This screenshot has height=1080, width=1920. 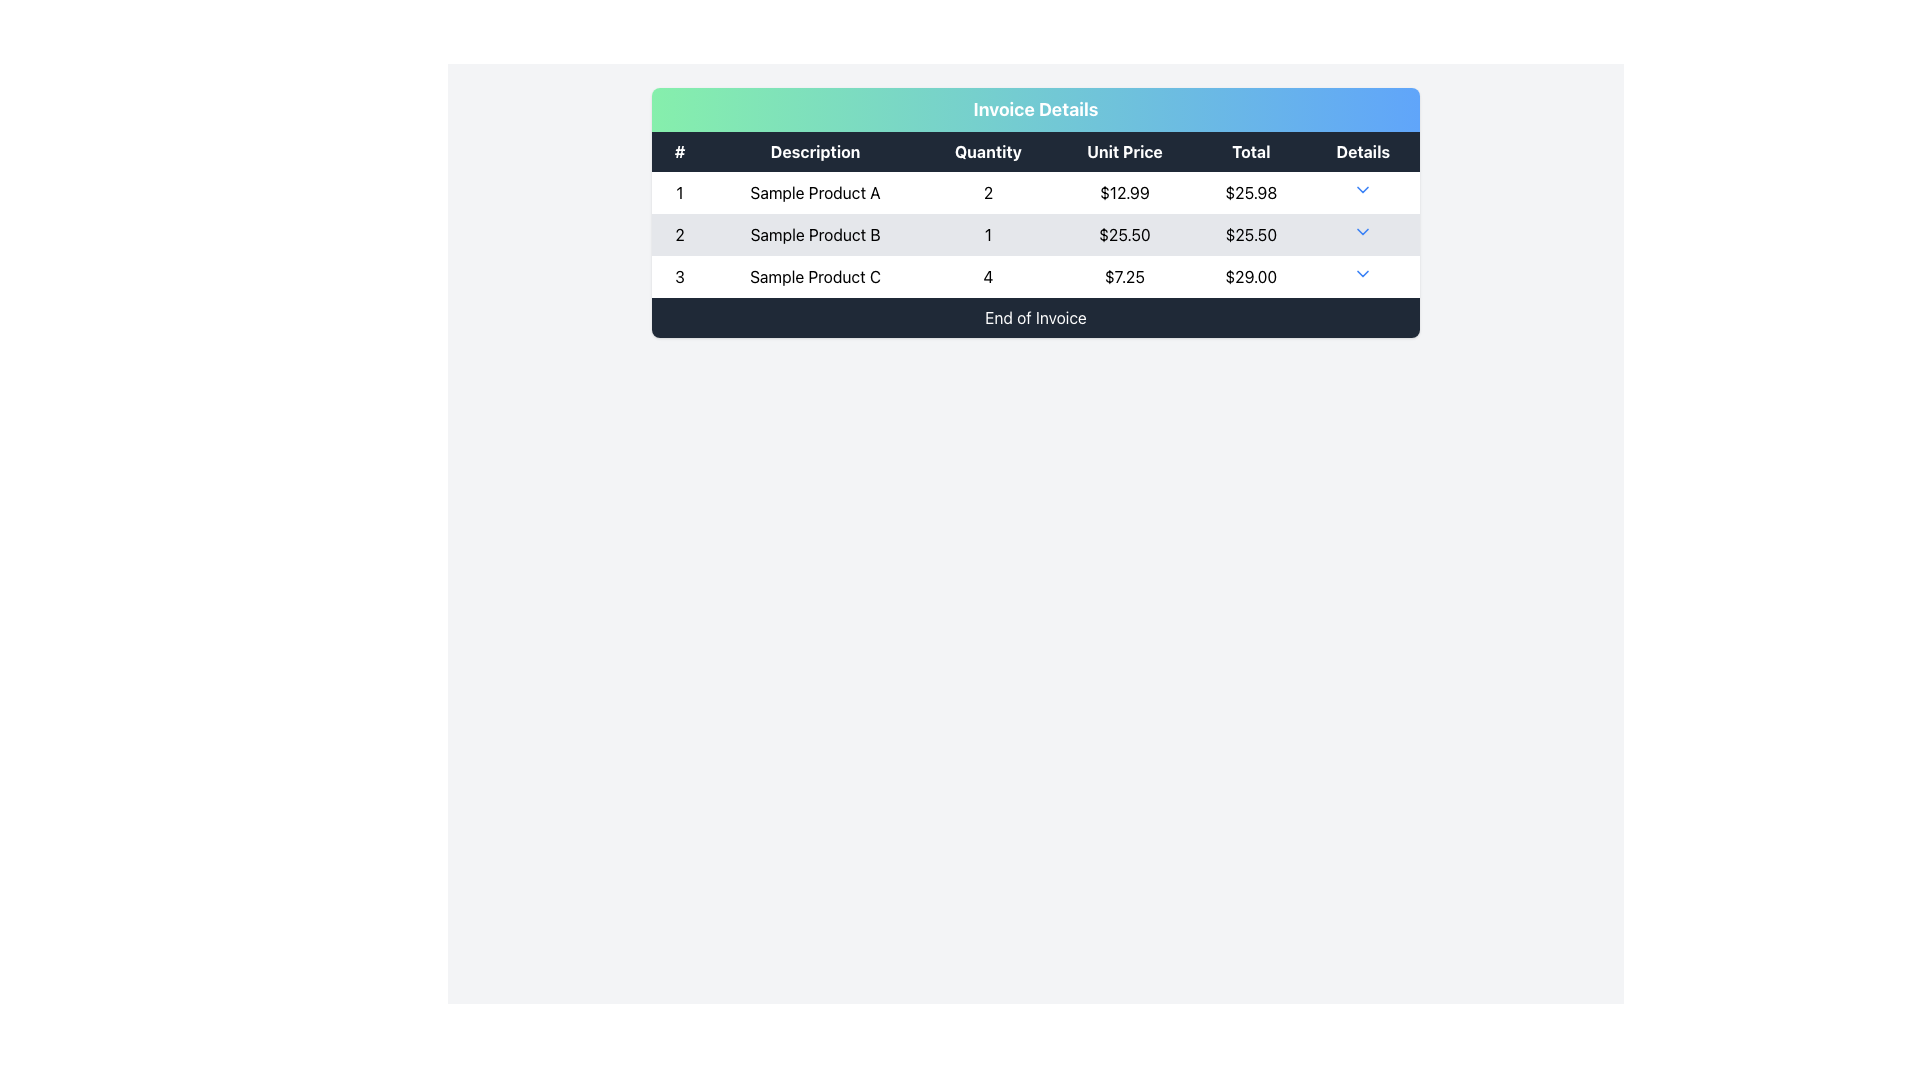 What do you see at coordinates (1124, 192) in the screenshot?
I see `the Static Text element displaying the price '$12.99' for 'Sample Product A' in the Unit Price column of the table` at bounding box center [1124, 192].